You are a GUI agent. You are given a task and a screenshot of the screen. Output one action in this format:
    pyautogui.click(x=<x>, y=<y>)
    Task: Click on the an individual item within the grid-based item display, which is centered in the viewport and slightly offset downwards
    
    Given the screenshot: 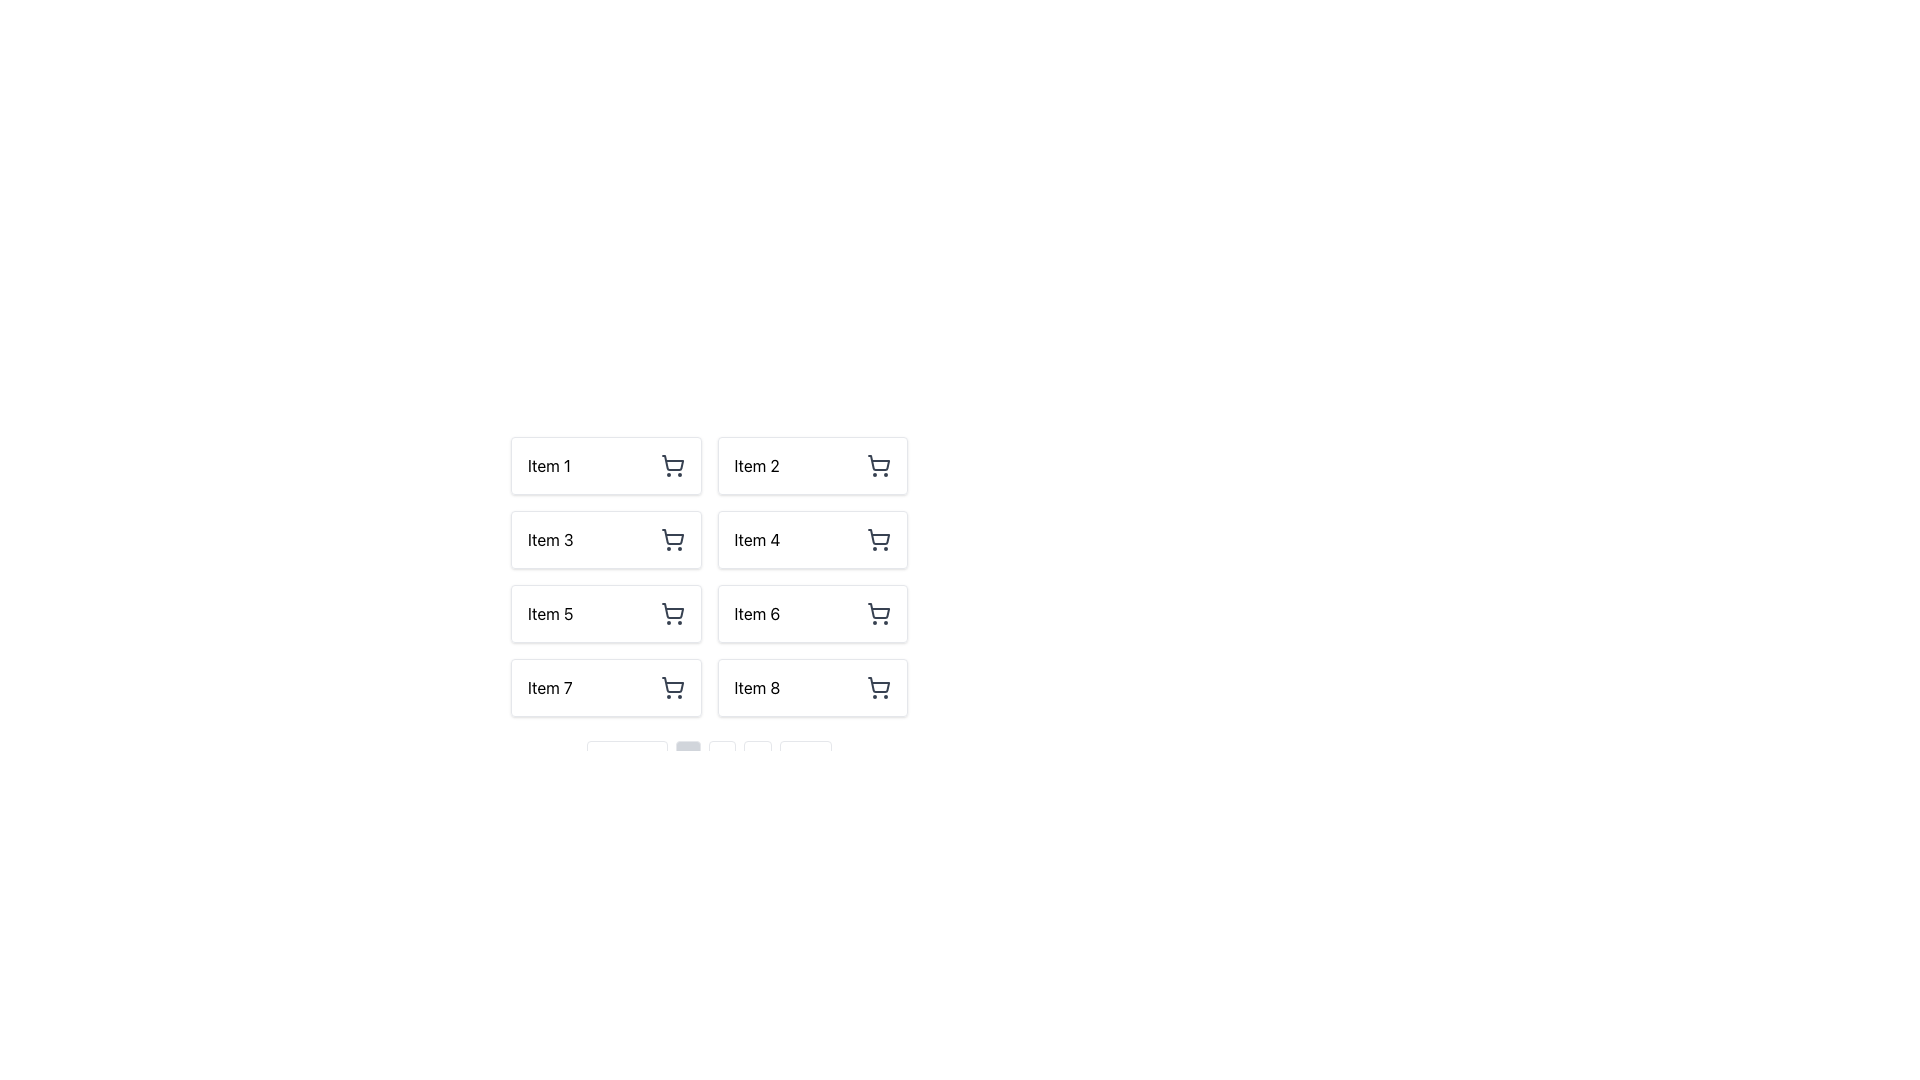 What is the action you would take?
    pyautogui.click(x=709, y=574)
    